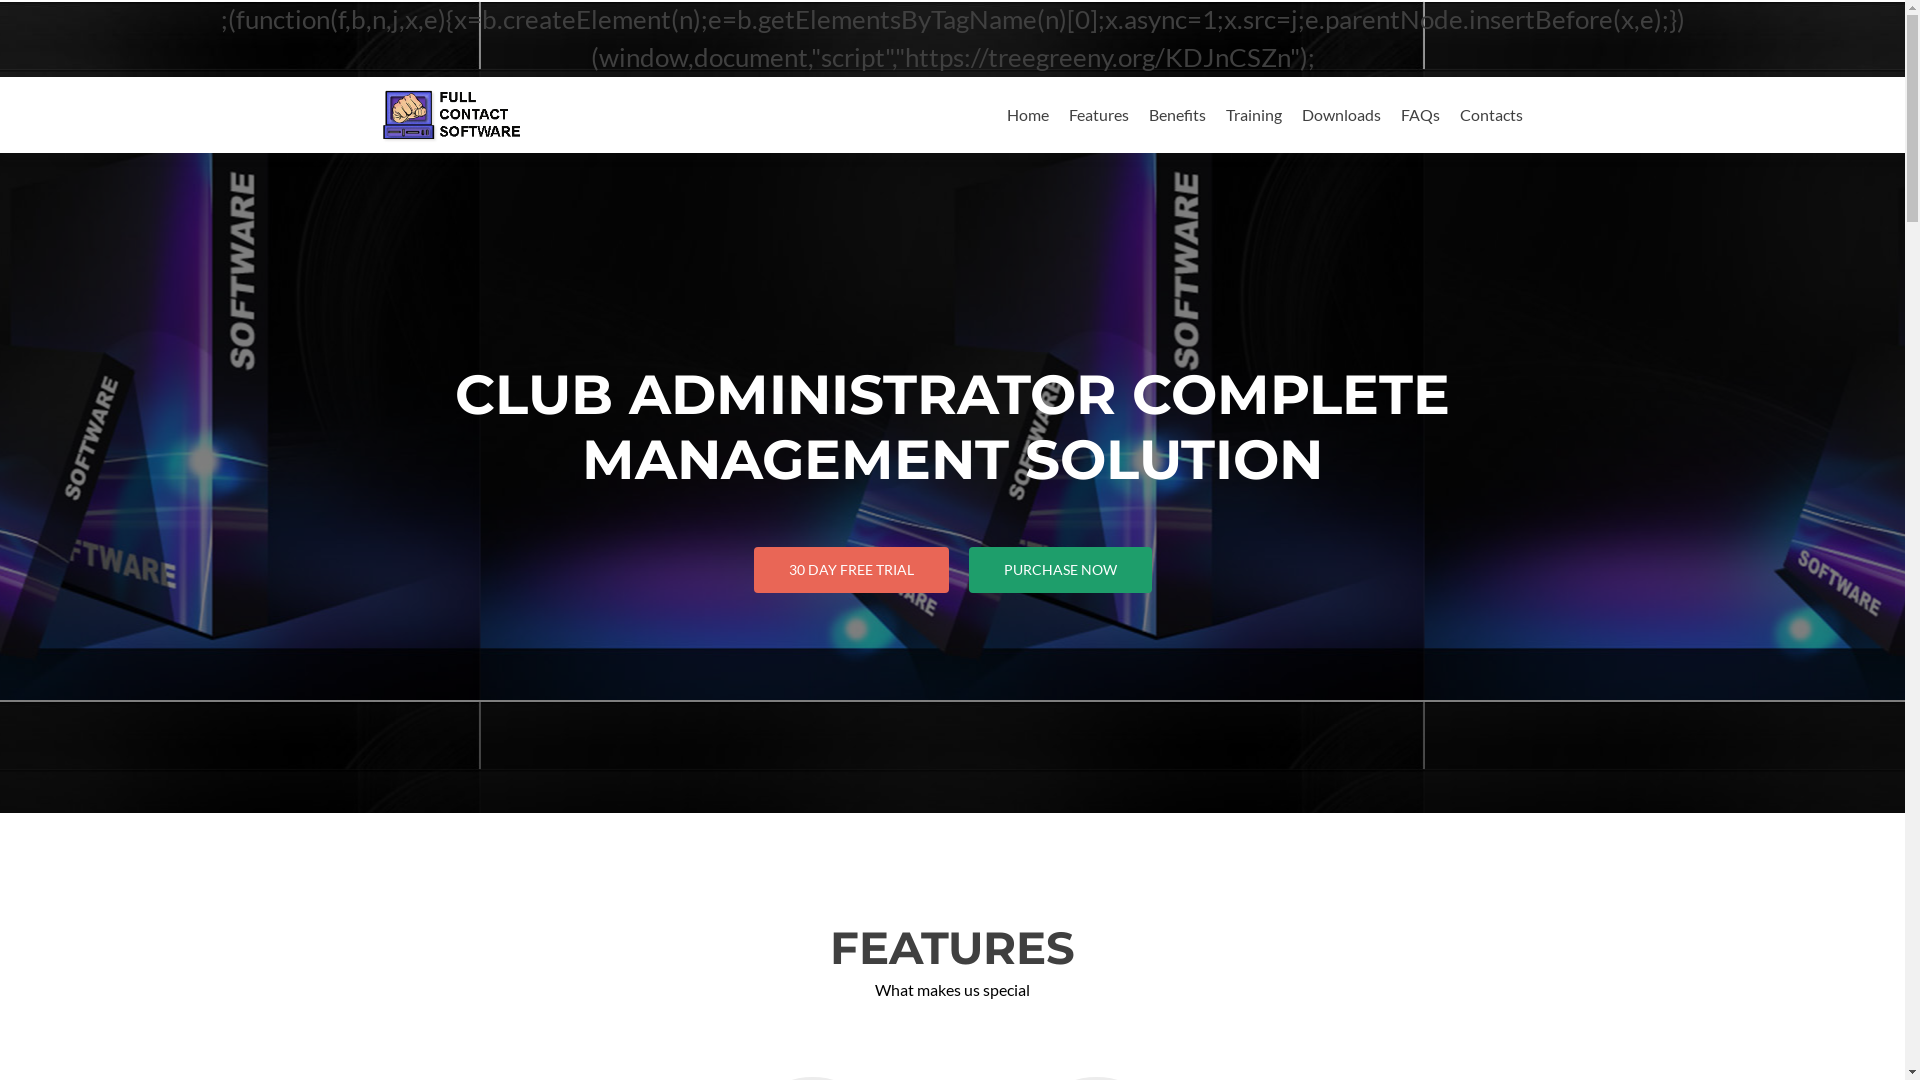 The image size is (1920, 1080). What do you see at coordinates (1491, 114) in the screenshot?
I see `'Contacts'` at bounding box center [1491, 114].